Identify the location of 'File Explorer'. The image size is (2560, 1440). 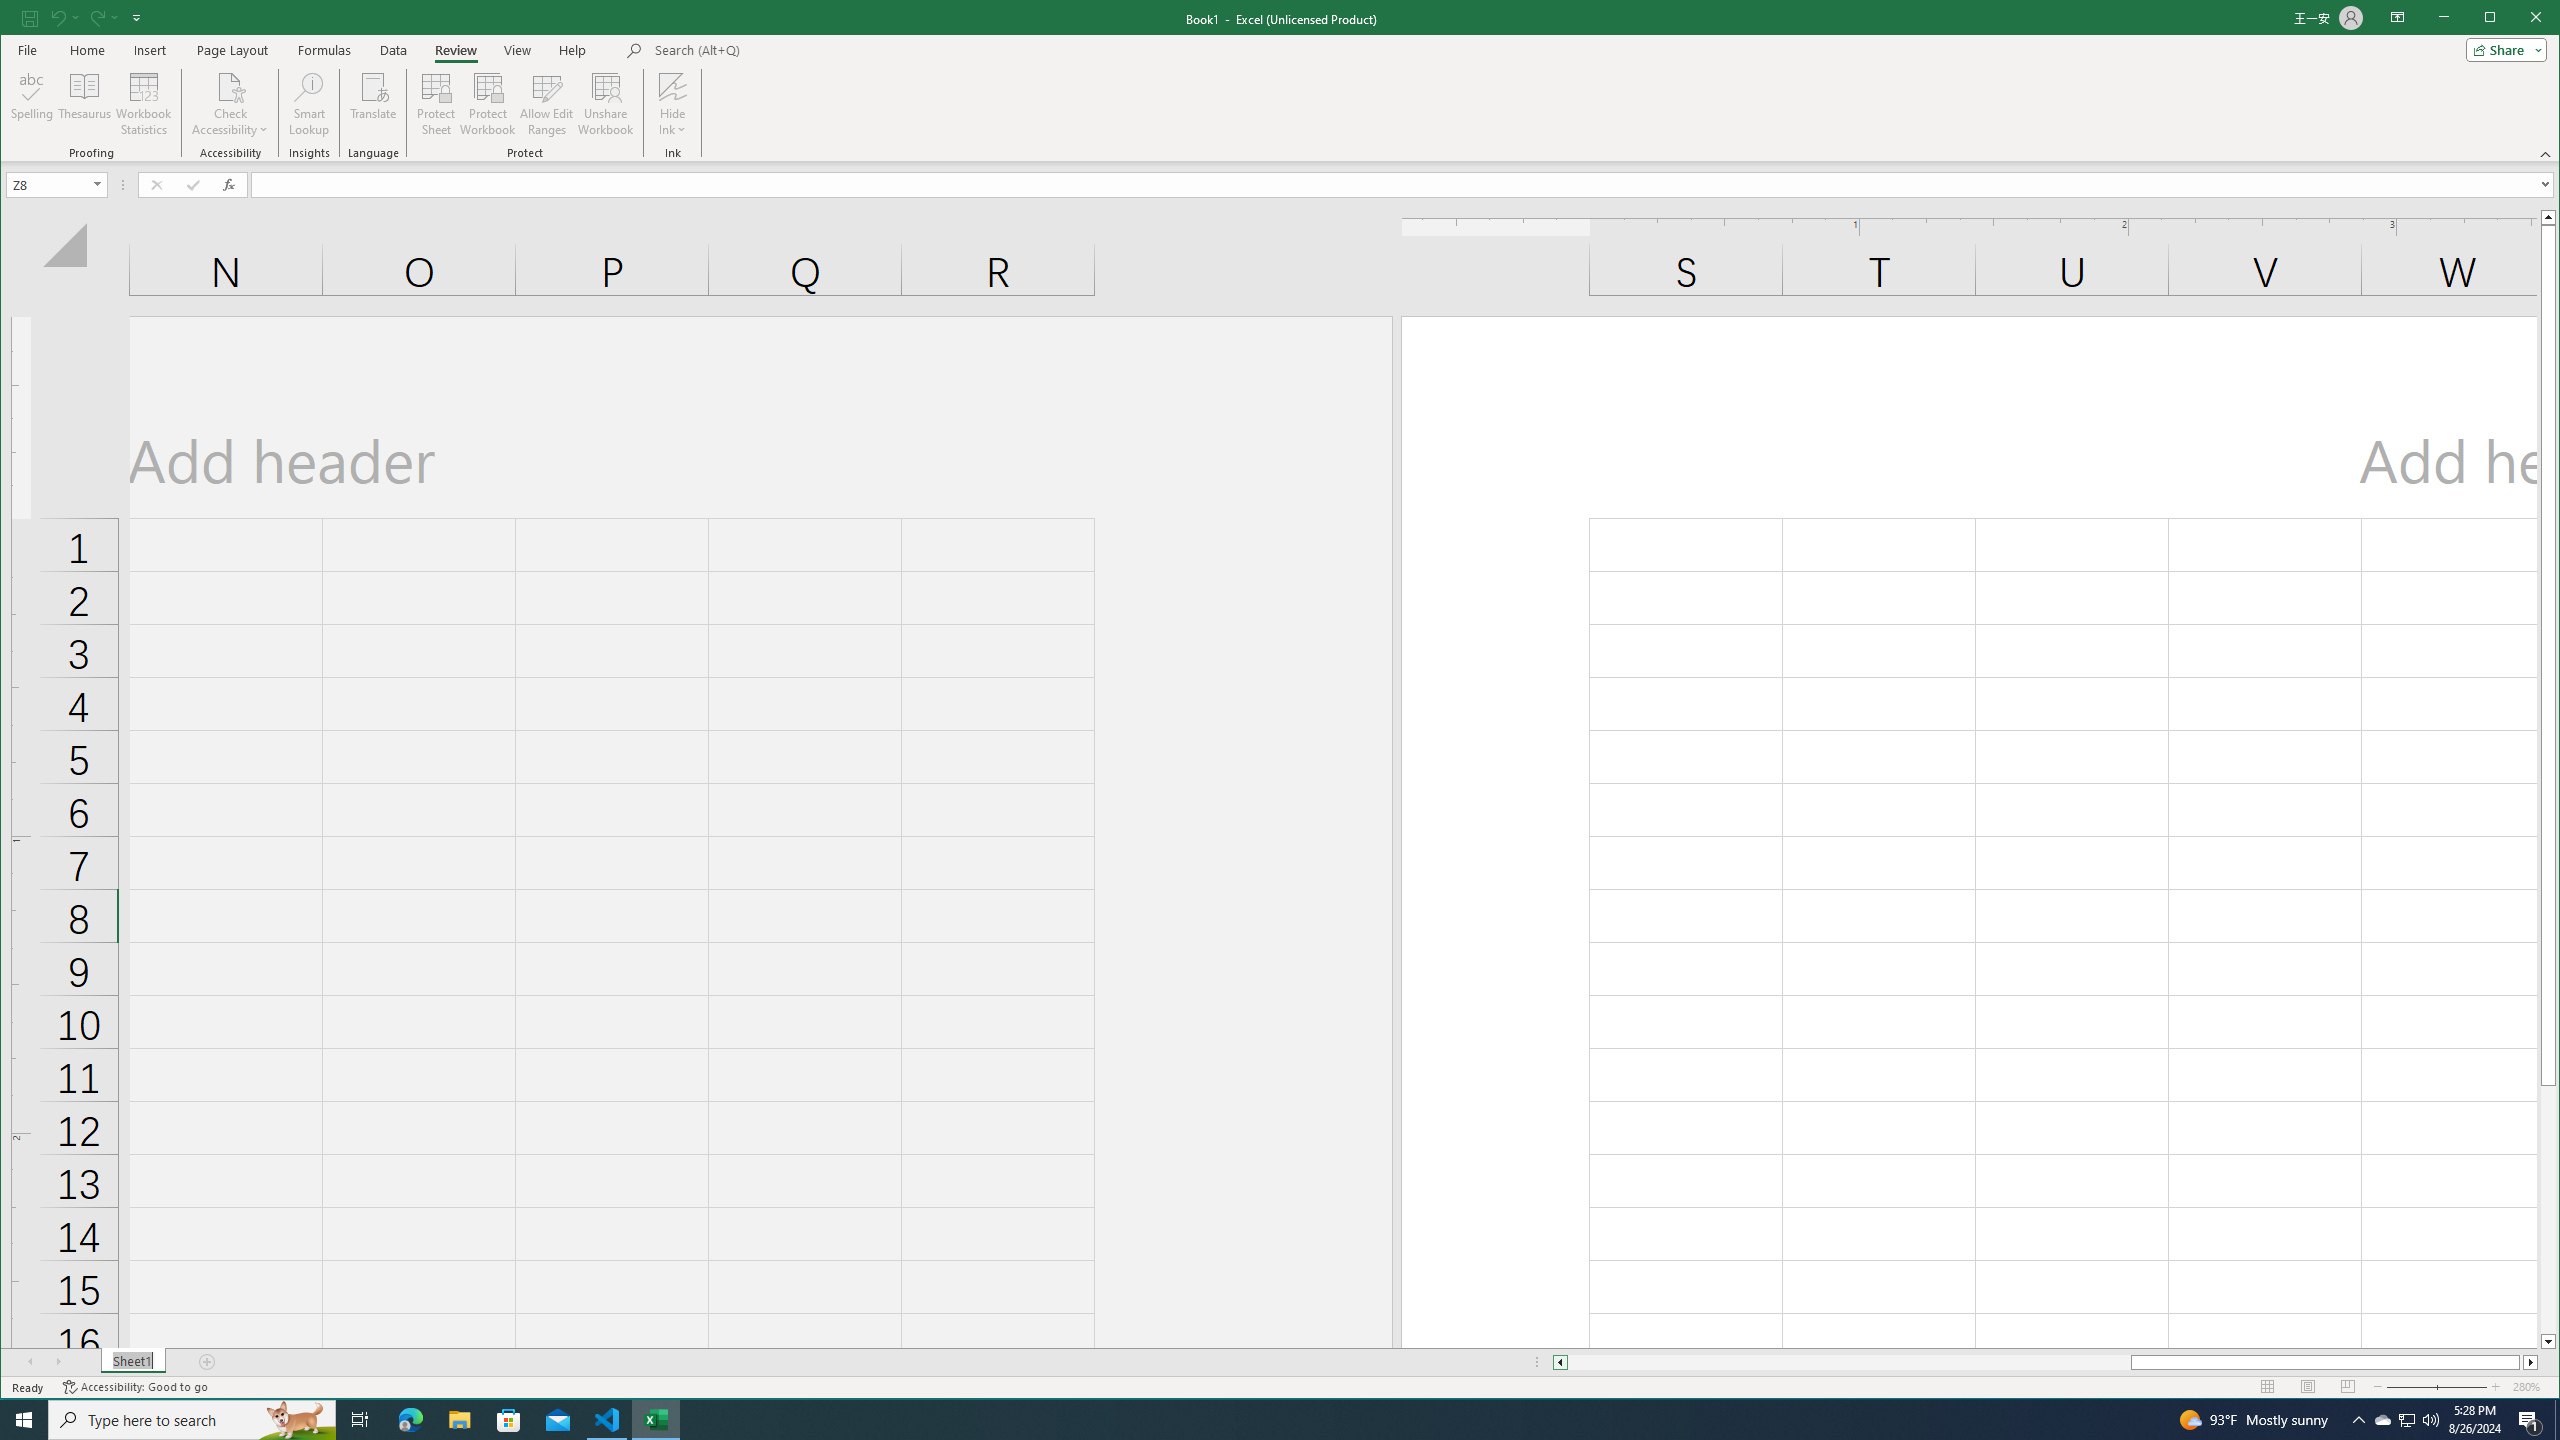
(458, 1418).